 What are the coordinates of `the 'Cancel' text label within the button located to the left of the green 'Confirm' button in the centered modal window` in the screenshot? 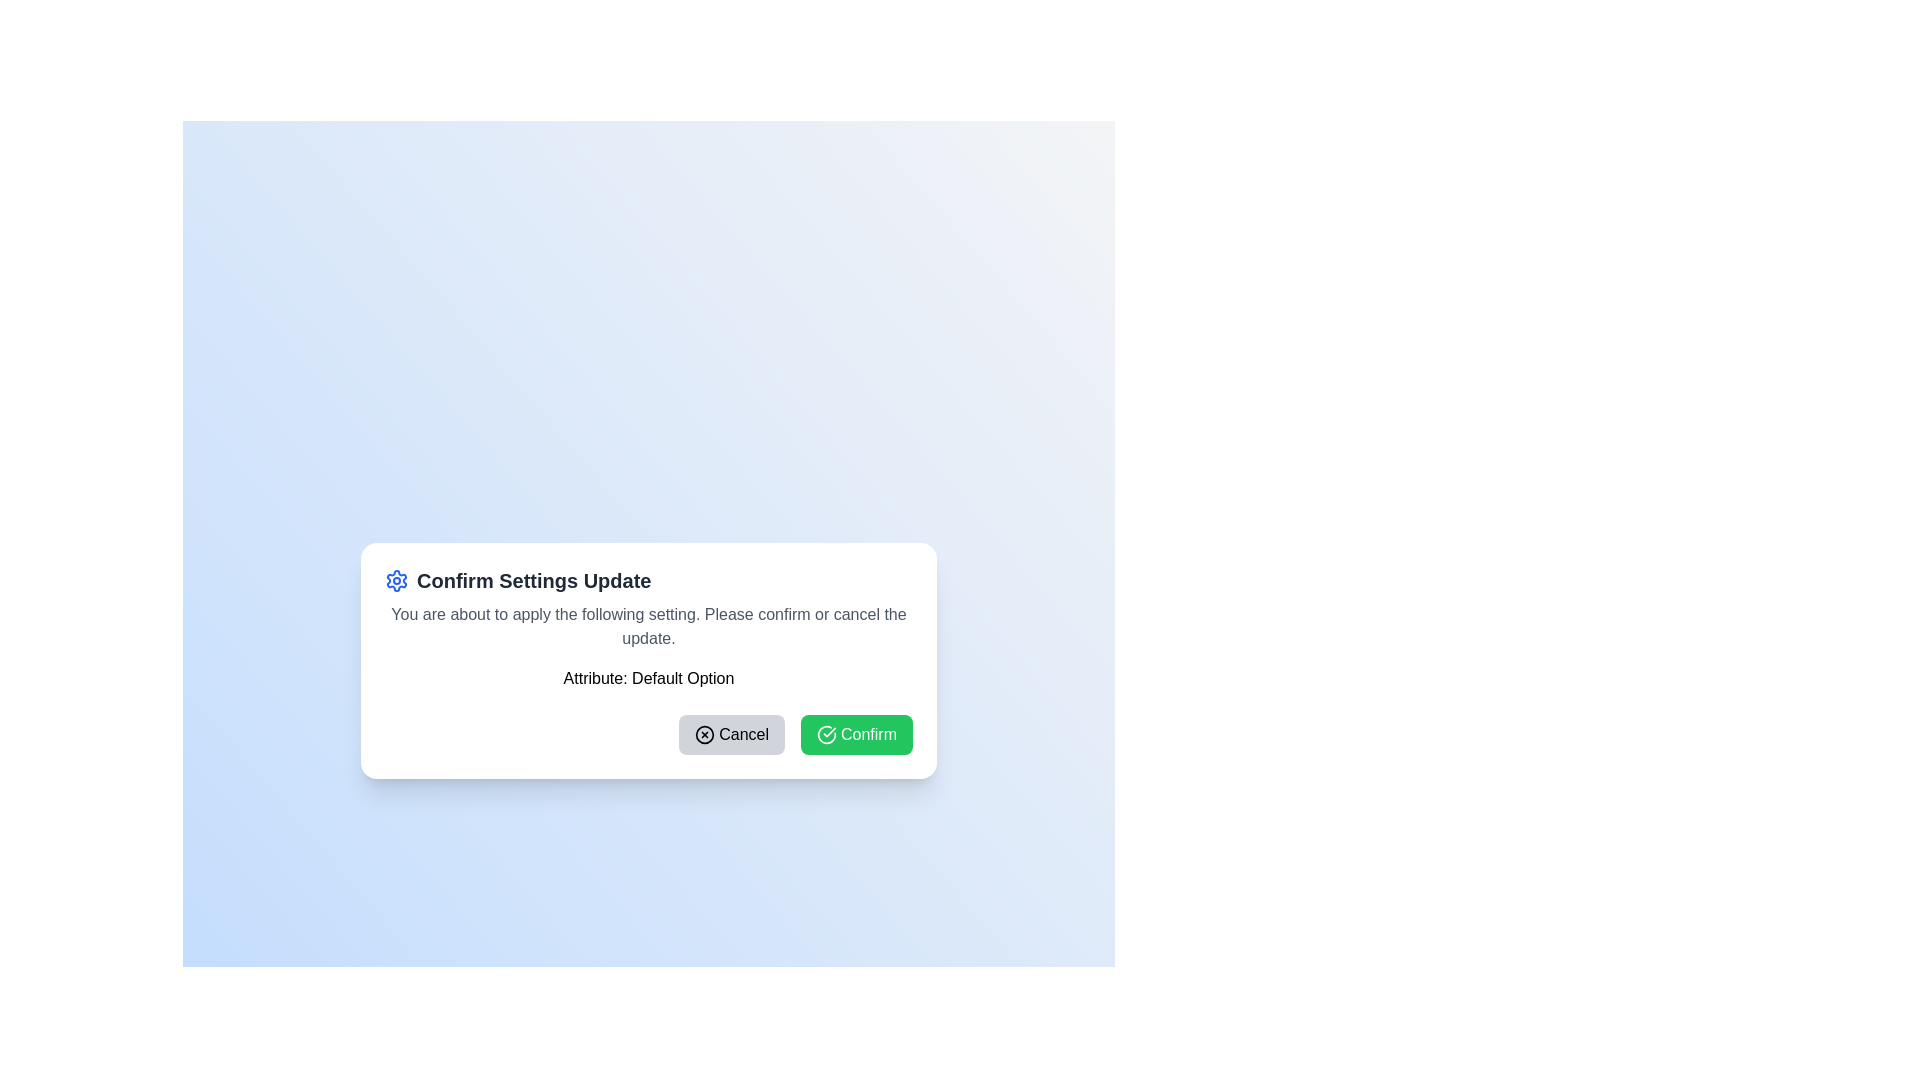 It's located at (743, 735).